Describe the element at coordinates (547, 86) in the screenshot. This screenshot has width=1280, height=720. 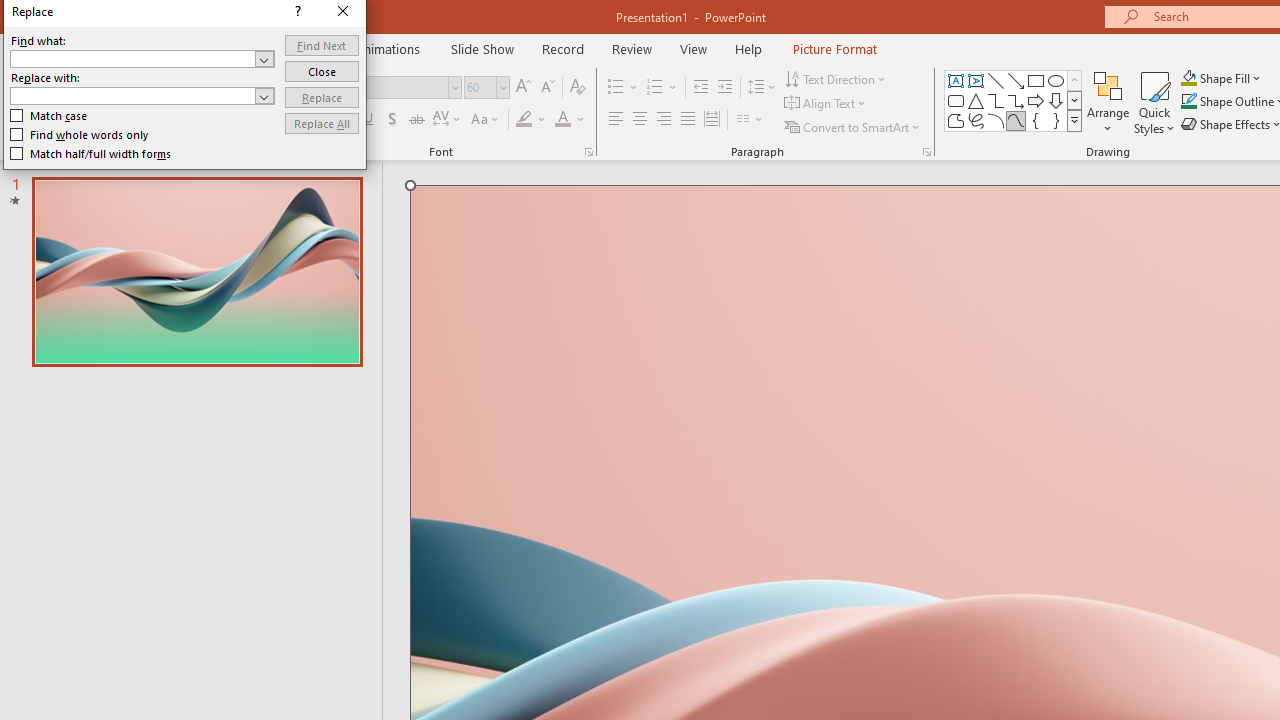
I see `'Decrease Font Size'` at that location.